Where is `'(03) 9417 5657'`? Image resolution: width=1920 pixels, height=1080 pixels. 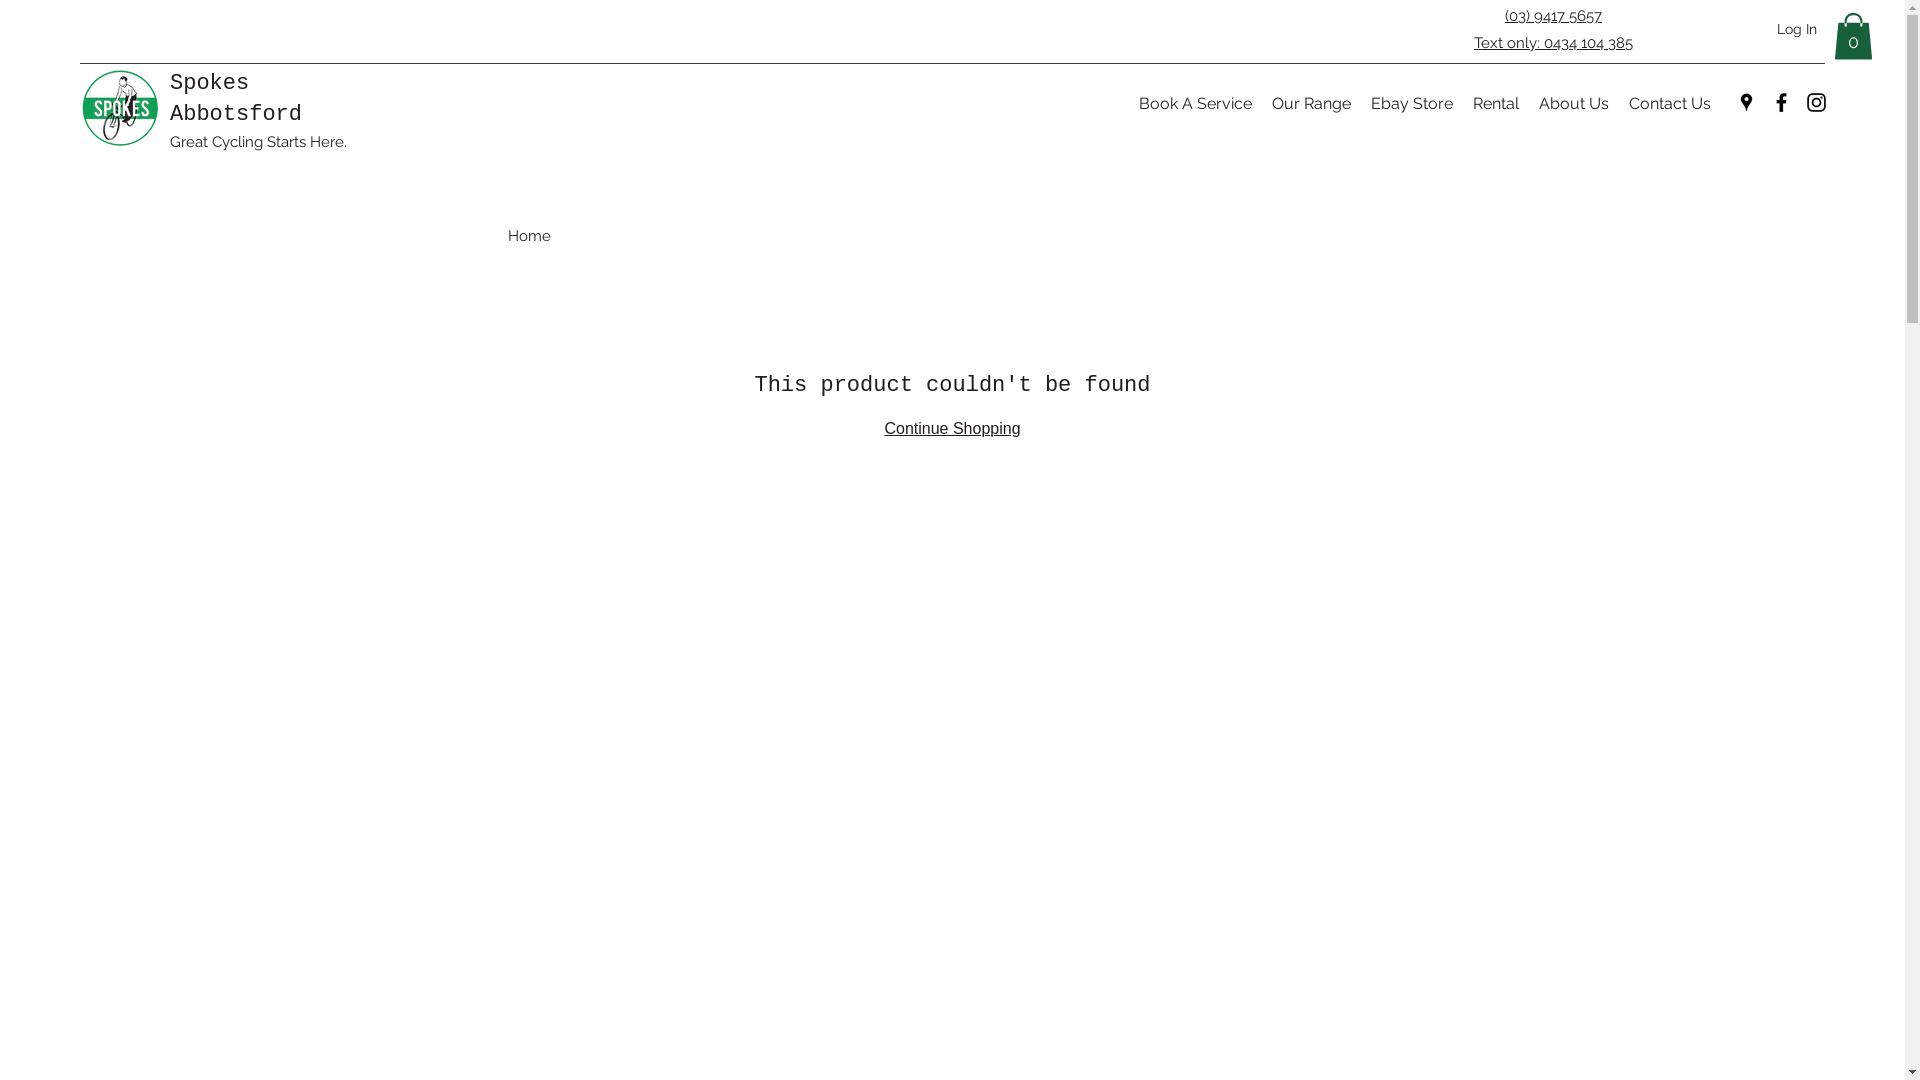
'(03) 9417 5657' is located at coordinates (1505, 15).